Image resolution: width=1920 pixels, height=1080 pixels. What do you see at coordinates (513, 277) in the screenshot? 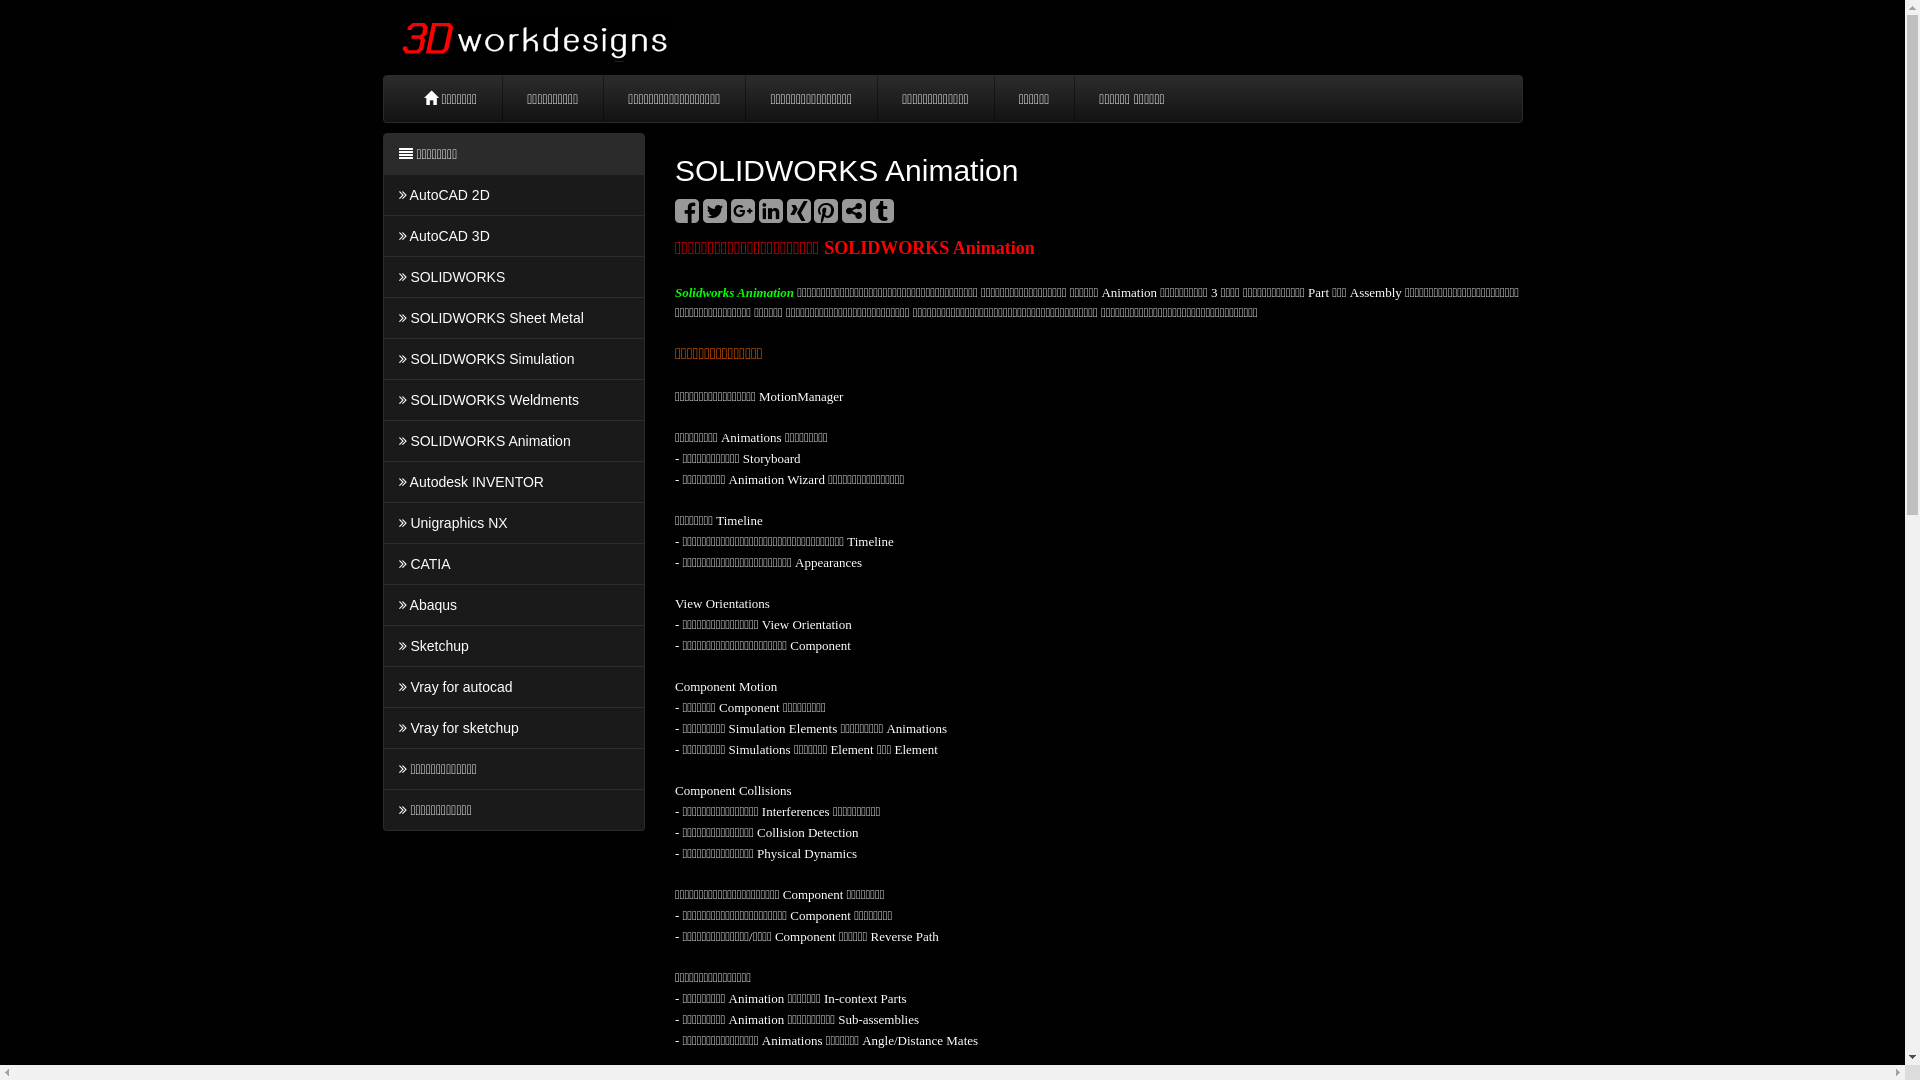
I see `'SOLIDWORKS'` at bounding box center [513, 277].